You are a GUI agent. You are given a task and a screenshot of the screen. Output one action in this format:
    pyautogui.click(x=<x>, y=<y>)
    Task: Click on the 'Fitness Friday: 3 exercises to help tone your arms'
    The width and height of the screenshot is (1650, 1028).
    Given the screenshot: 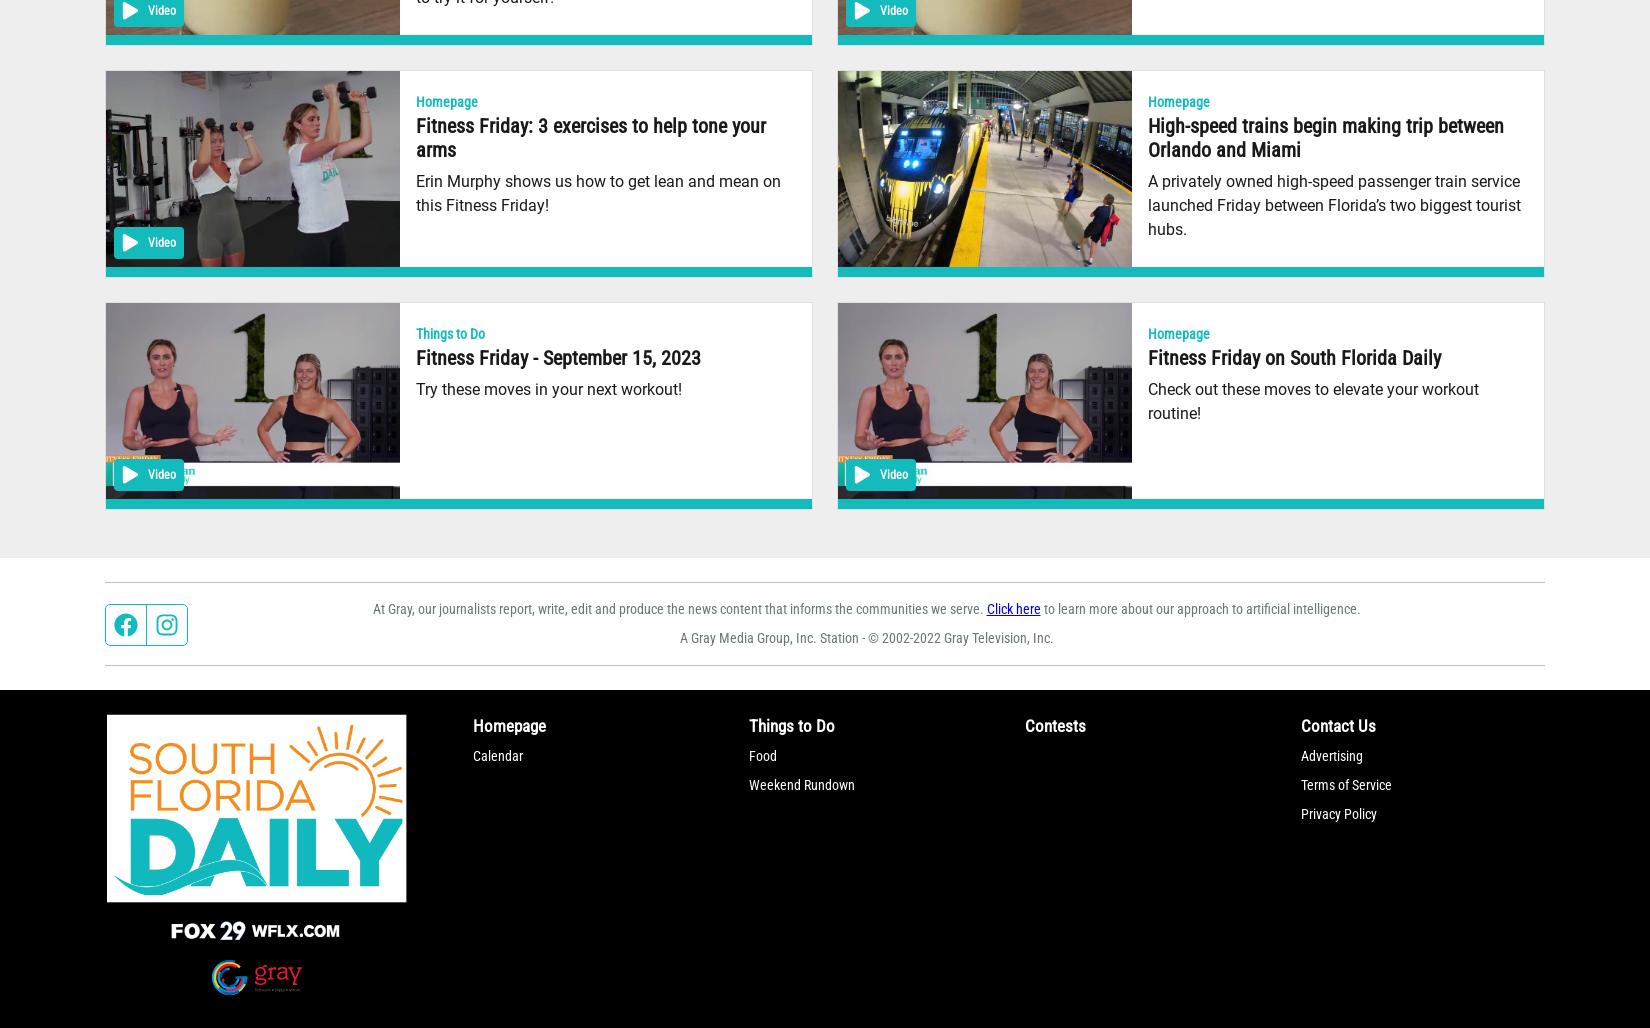 What is the action you would take?
    pyautogui.click(x=414, y=137)
    